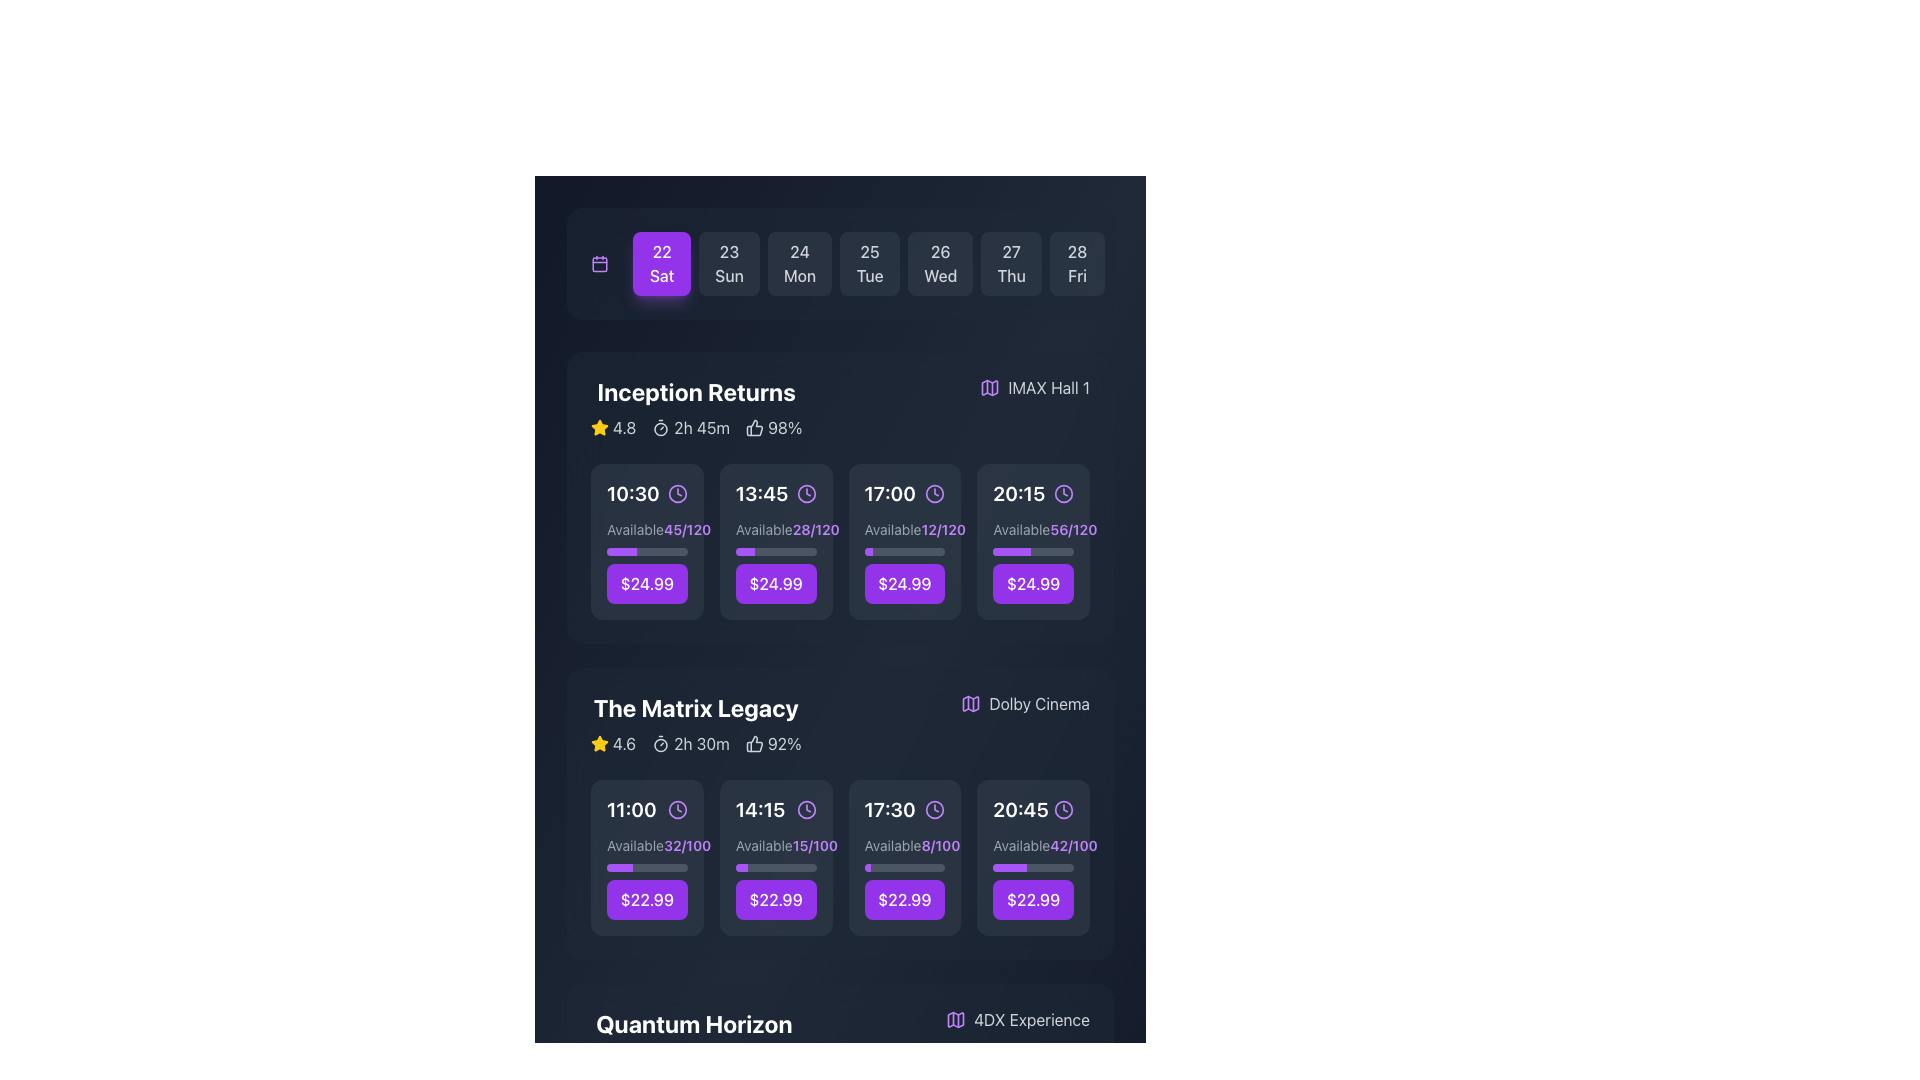  Describe the element at coordinates (647, 866) in the screenshot. I see `the horizontal progress bar below the text 'Available 32/100' and above the button labeled '$22.99' in the '11:00' session of 'The Matrix Legacy'` at that location.